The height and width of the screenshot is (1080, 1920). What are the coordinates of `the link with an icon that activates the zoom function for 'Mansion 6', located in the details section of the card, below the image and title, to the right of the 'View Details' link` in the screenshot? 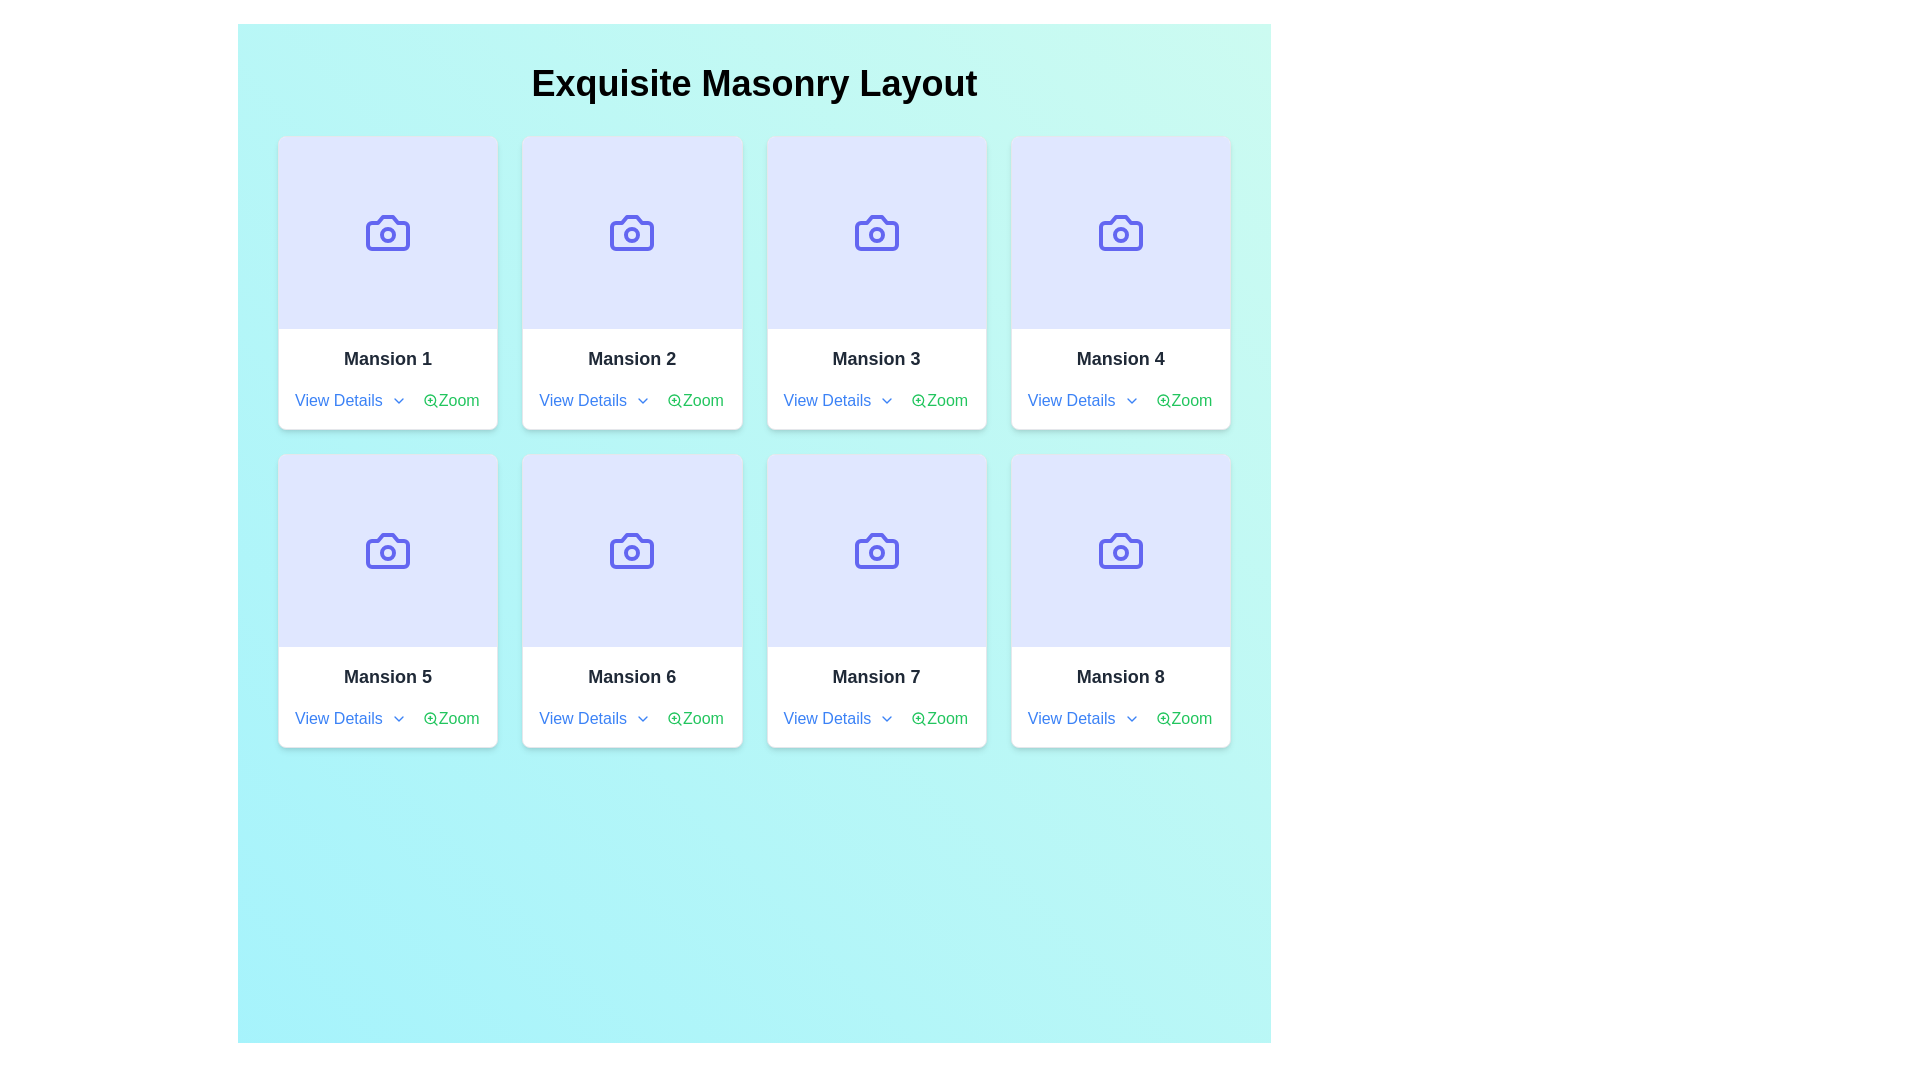 It's located at (695, 717).